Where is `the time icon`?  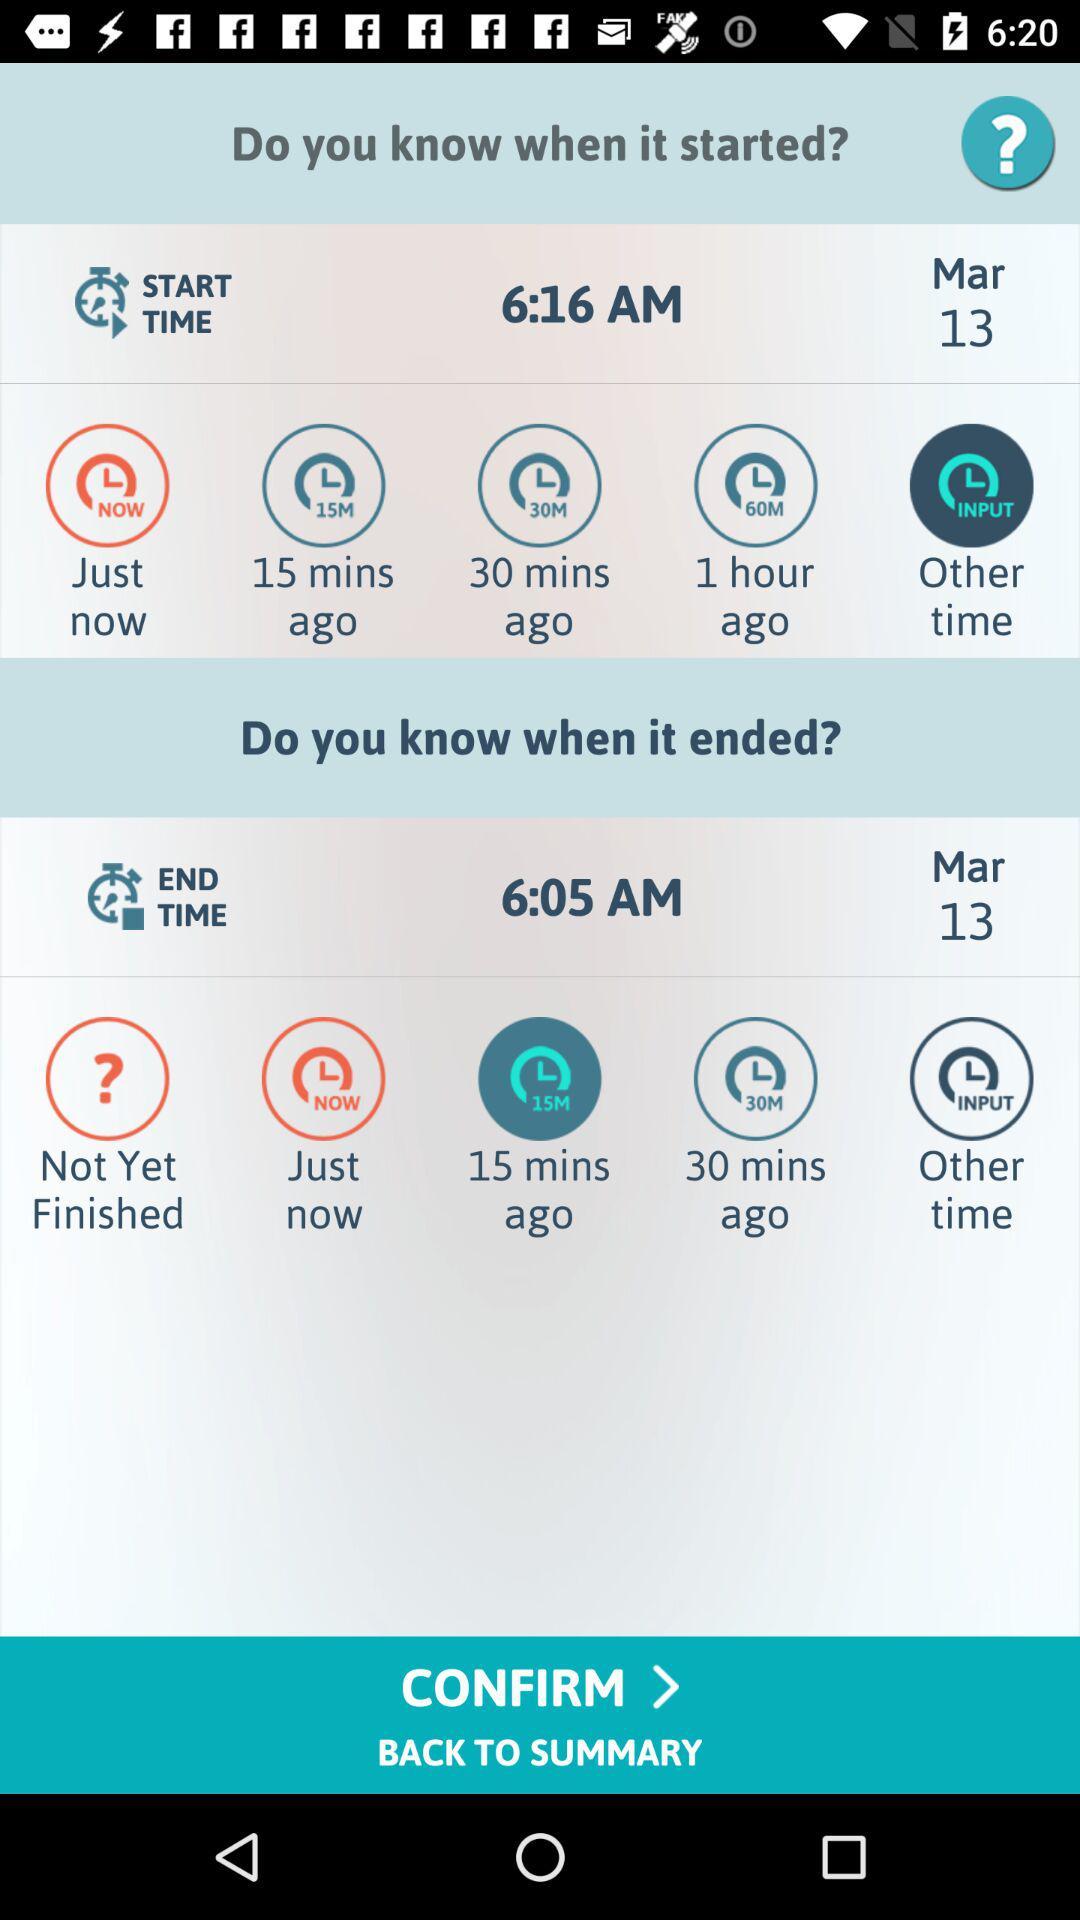
the time icon is located at coordinates (322, 1077).